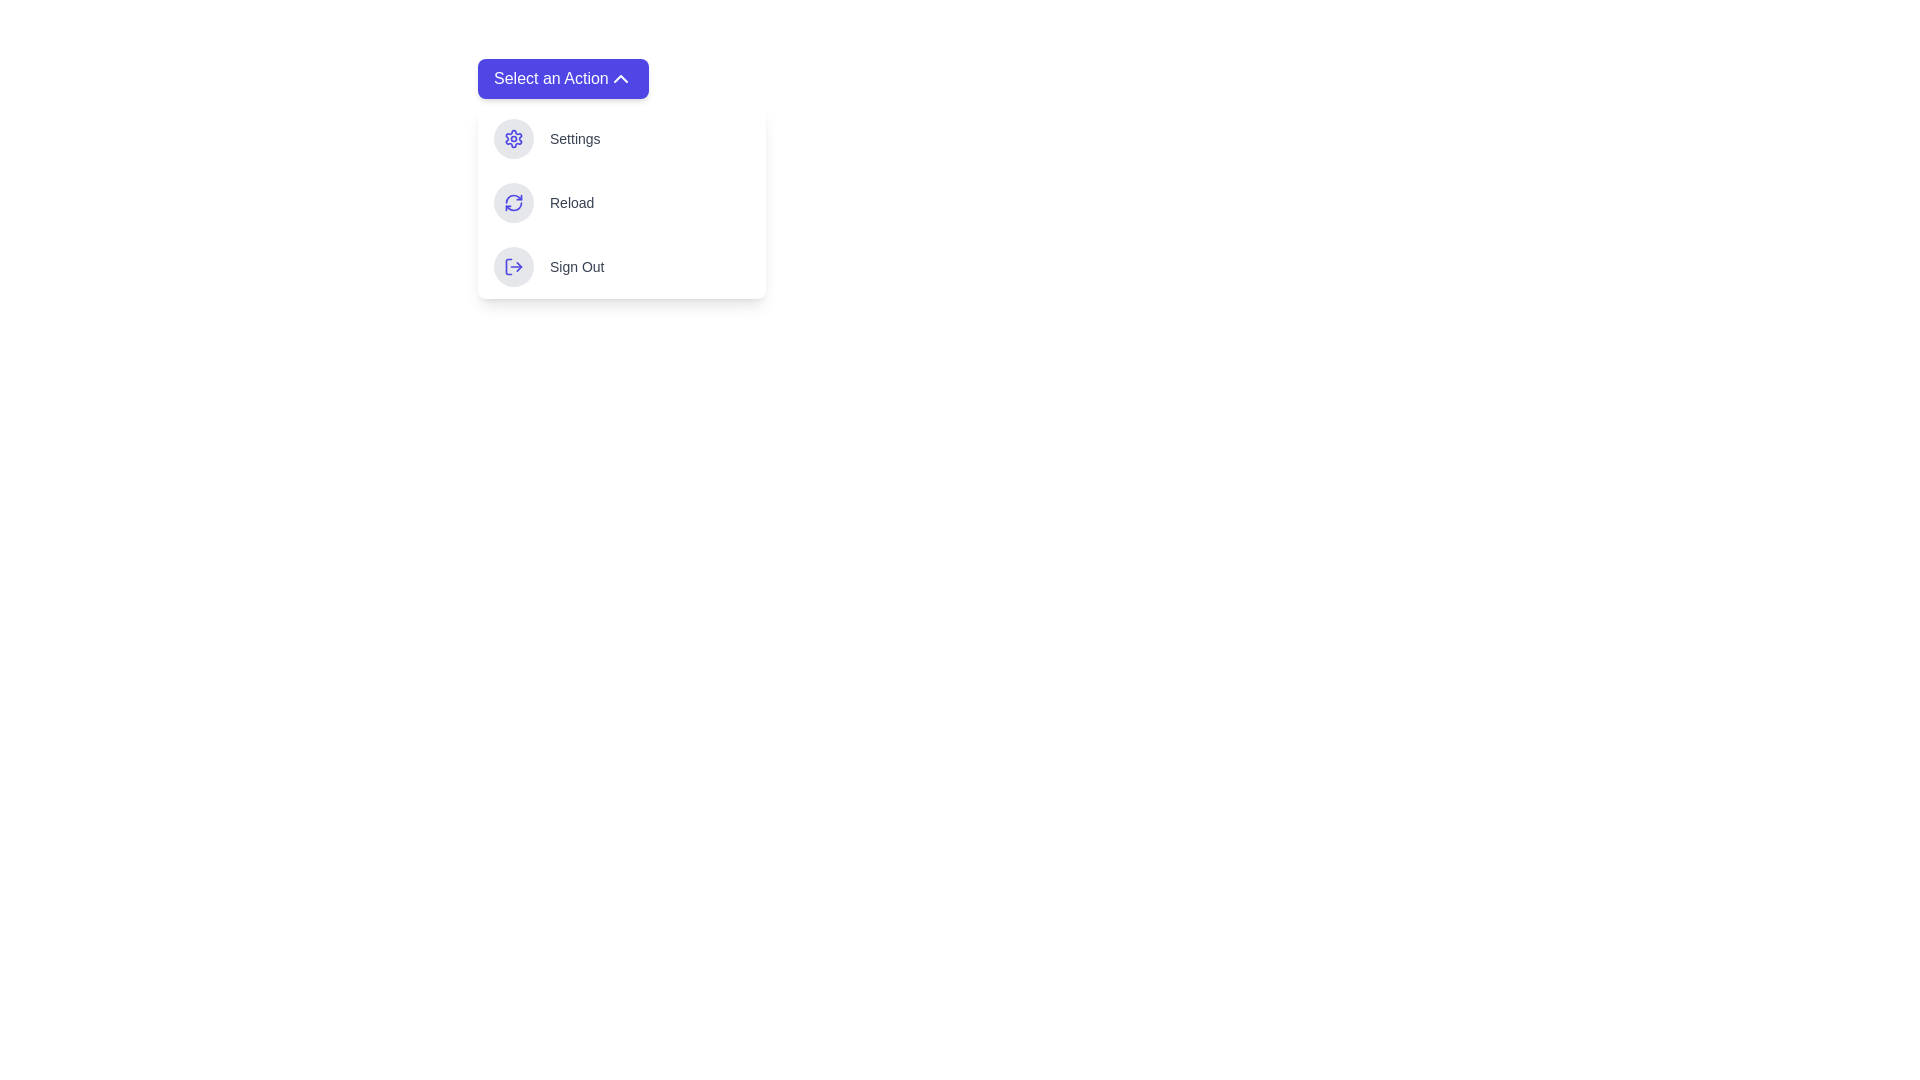 The image size is (1920, 1080). What do you see at coordinates (513, 137) in the screenshot?
I see `the circular settings icon with a light gray background and blue gear design, positioned at the top of a vertical list` at bounding box center [513, 137].